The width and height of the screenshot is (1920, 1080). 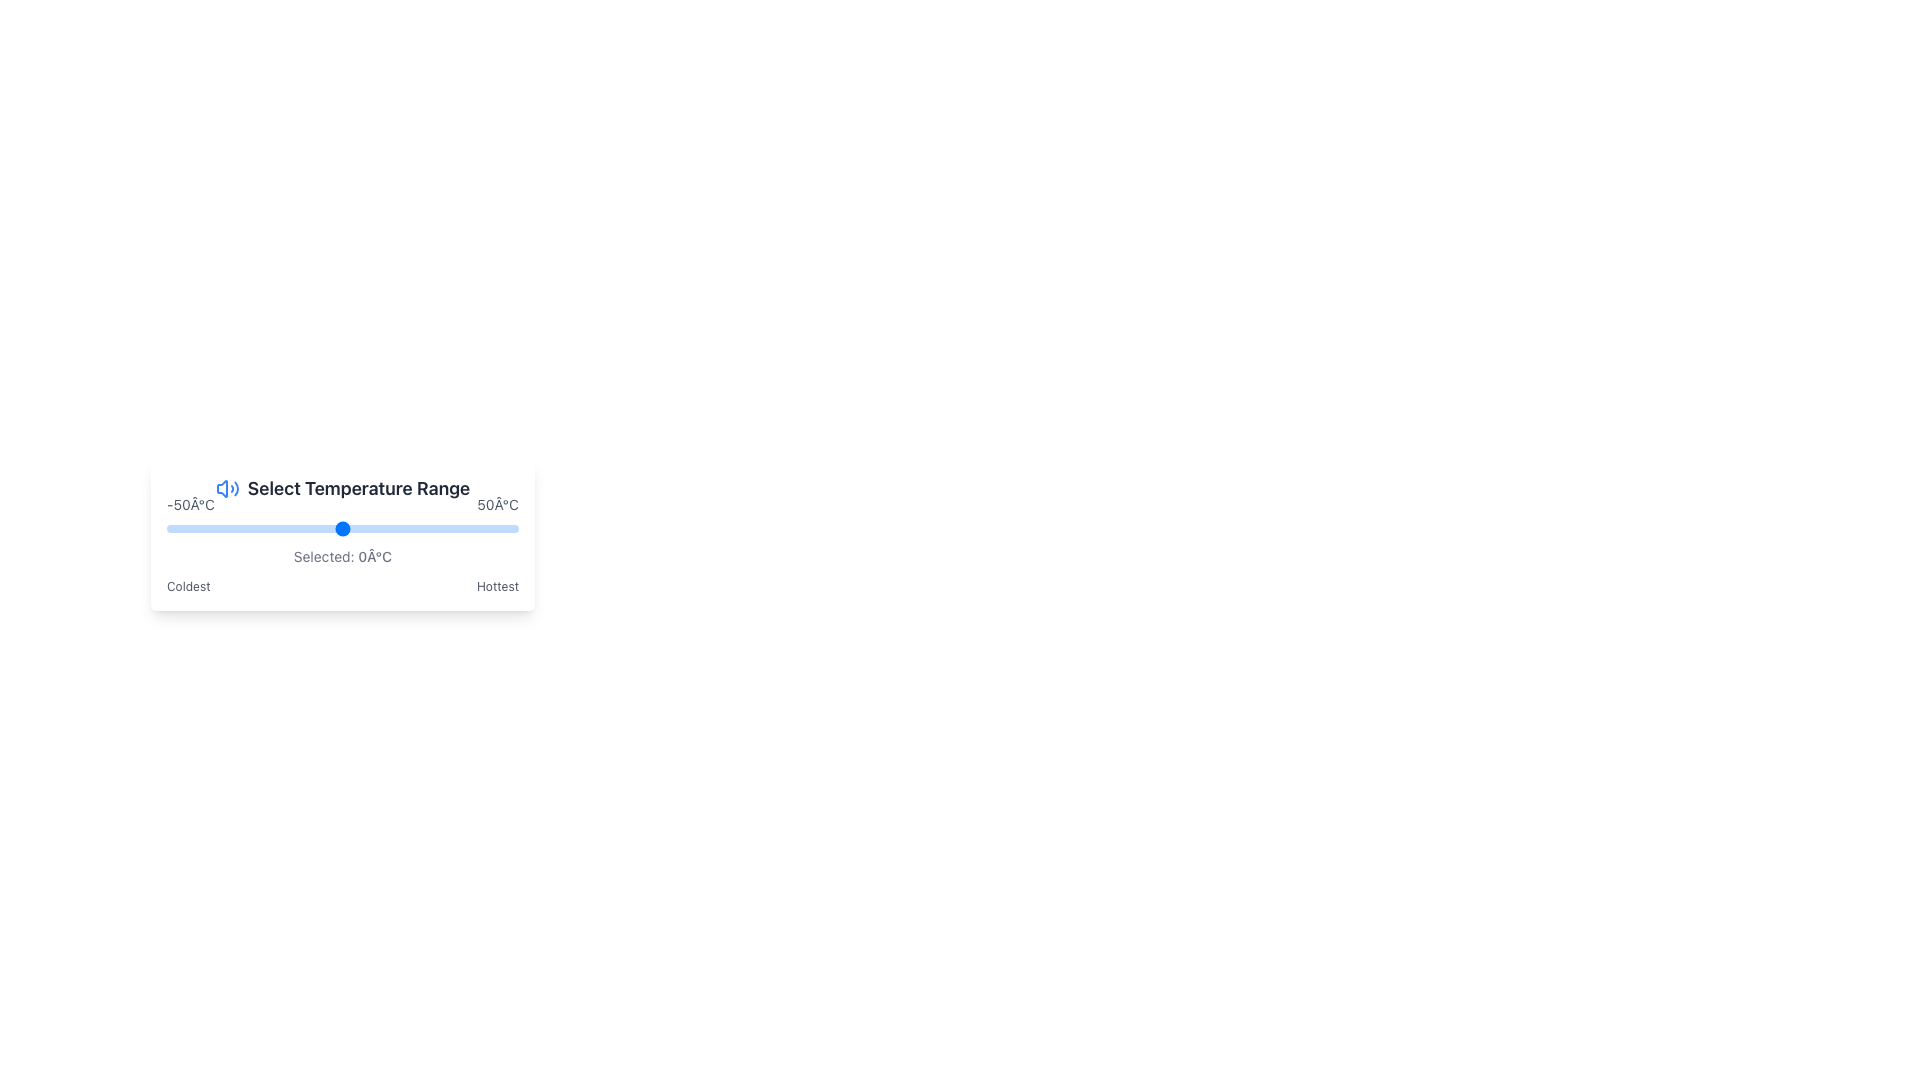 What do you see at coordinates (191, 504) in the screenshot?
I see `the static text label displaying '-50°C', which is positioned above the left side of a slider component` at bounding box center [191, 504].